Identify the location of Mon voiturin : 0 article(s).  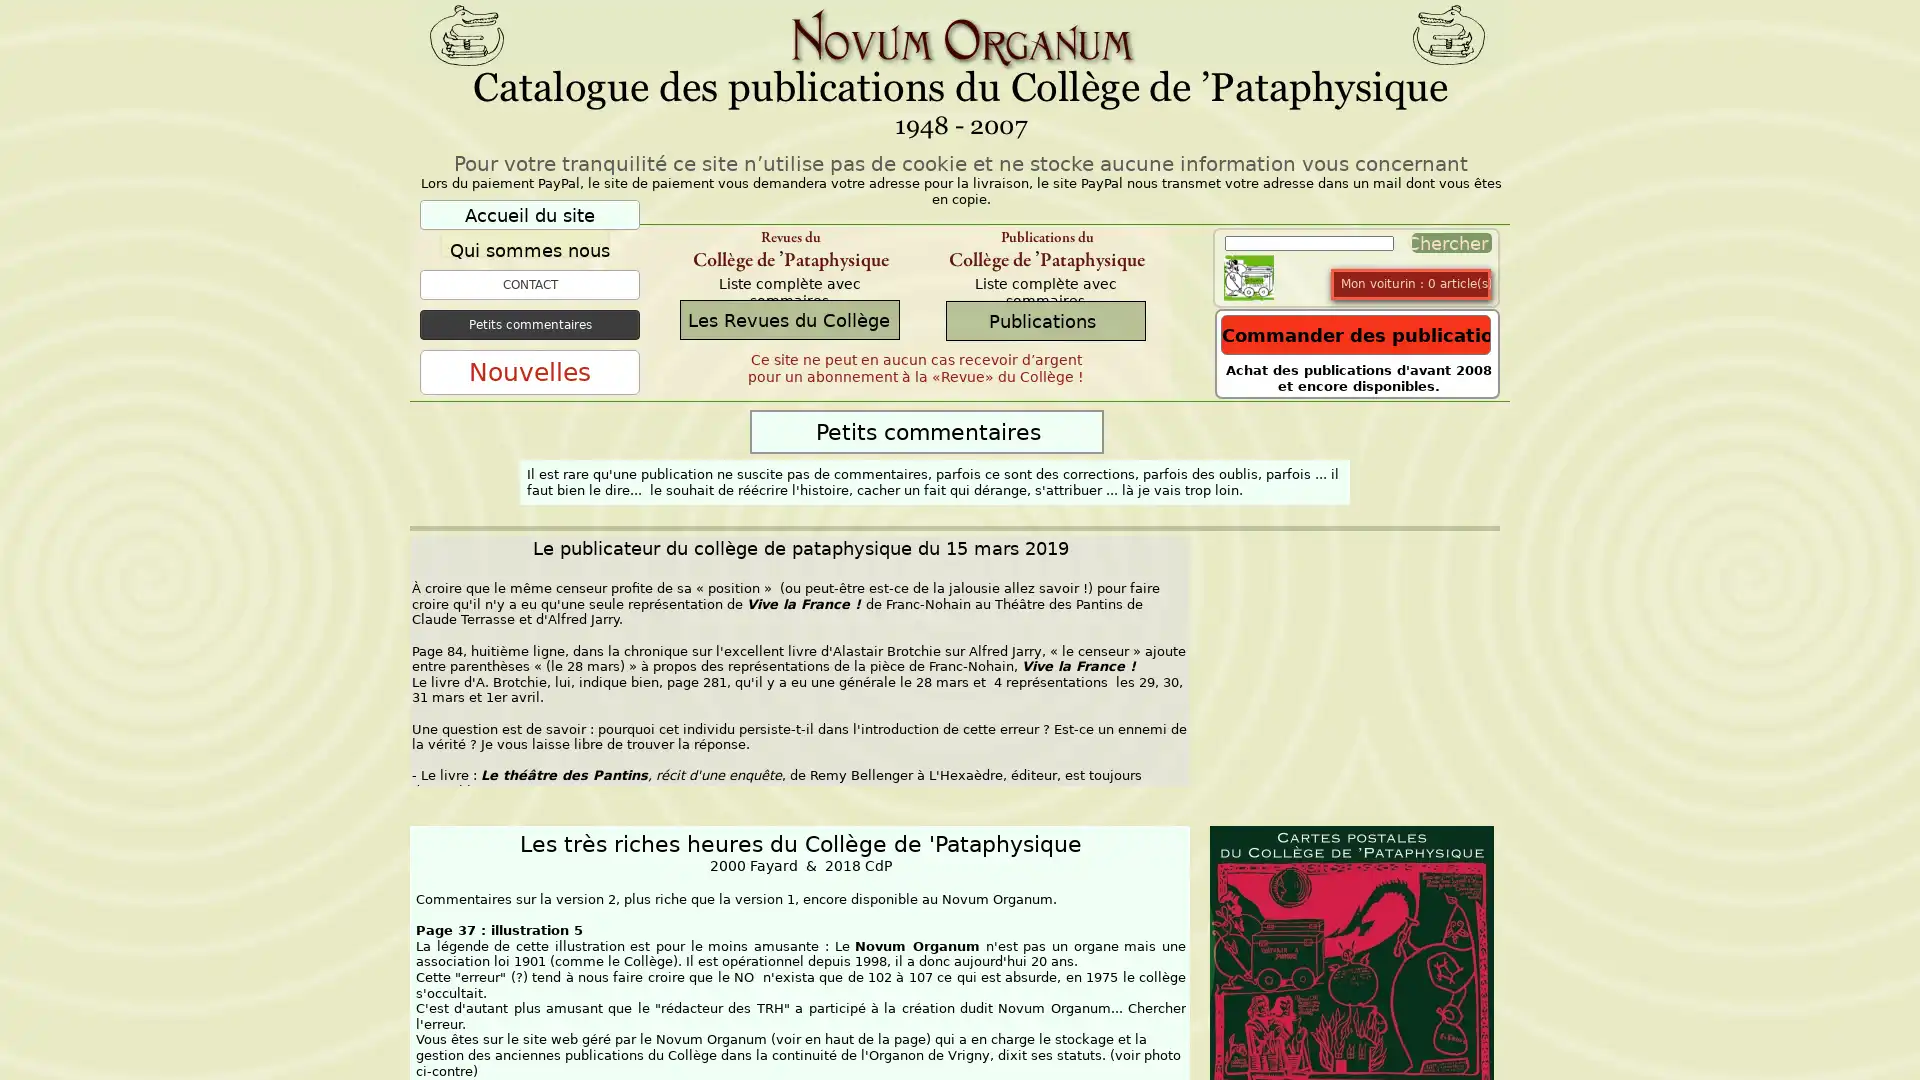
(1415, 284).